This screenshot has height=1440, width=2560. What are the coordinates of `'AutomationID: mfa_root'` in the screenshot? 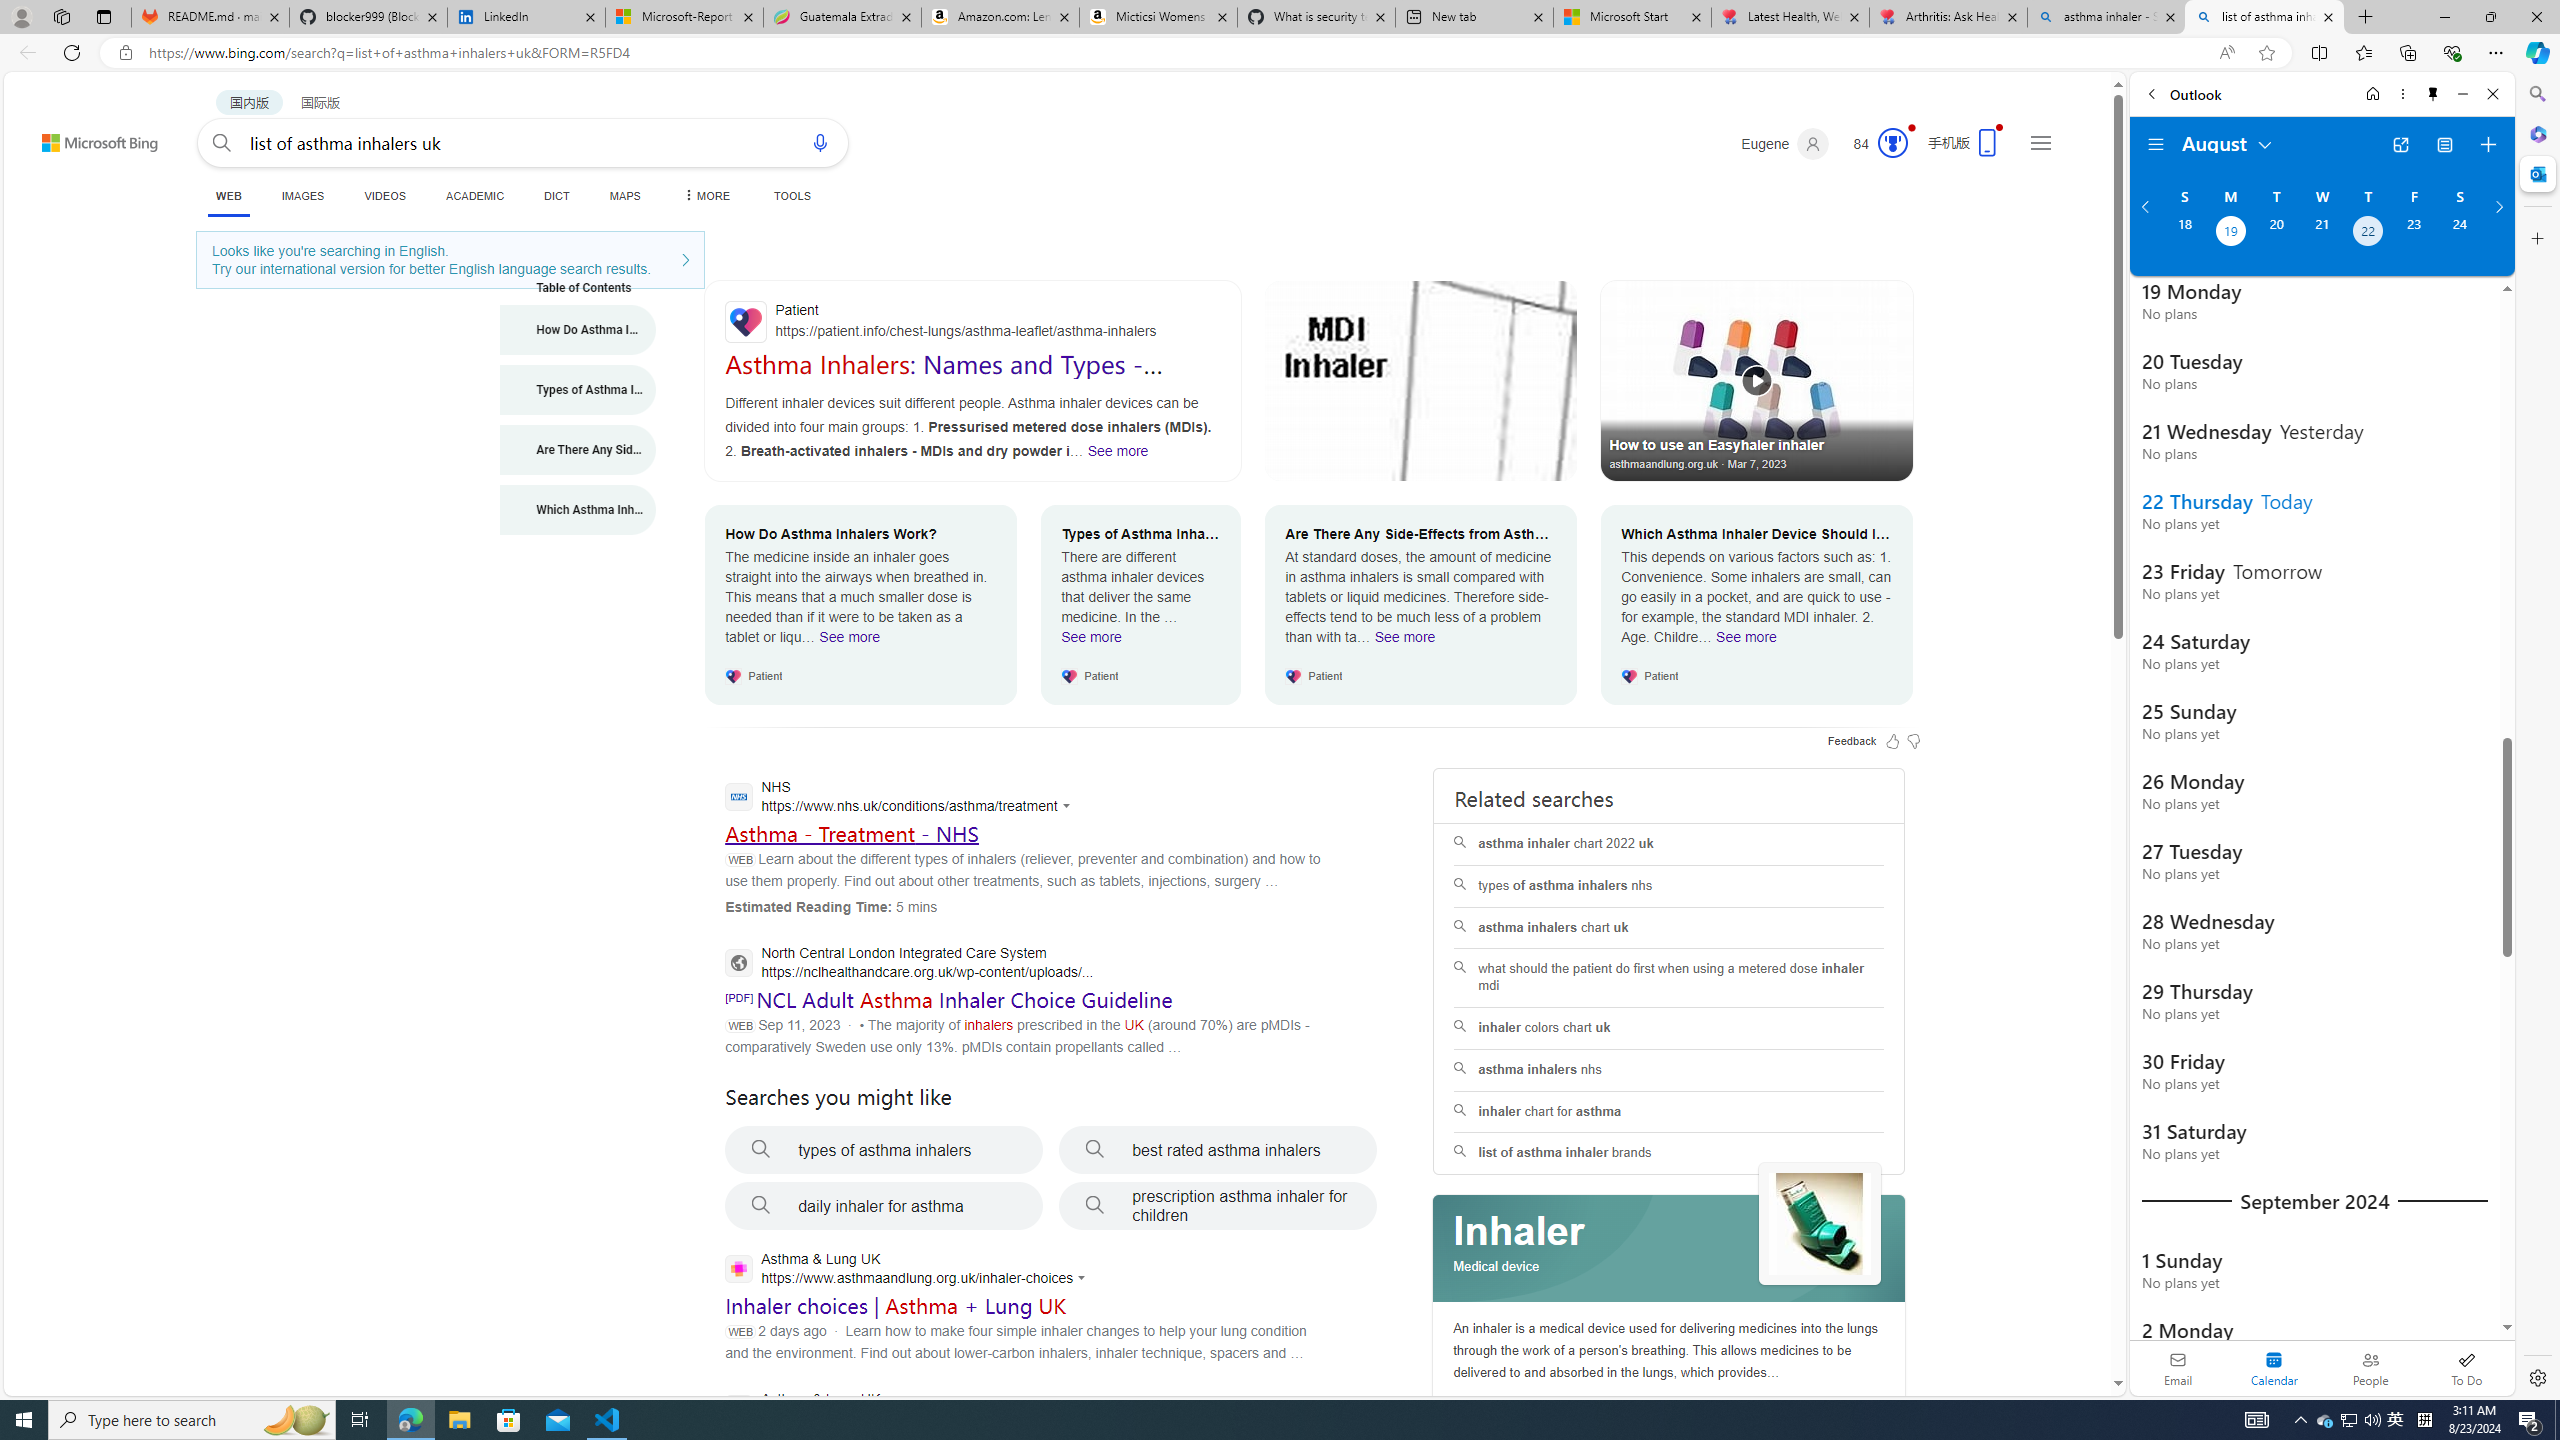 It's located at (2042, 1324).